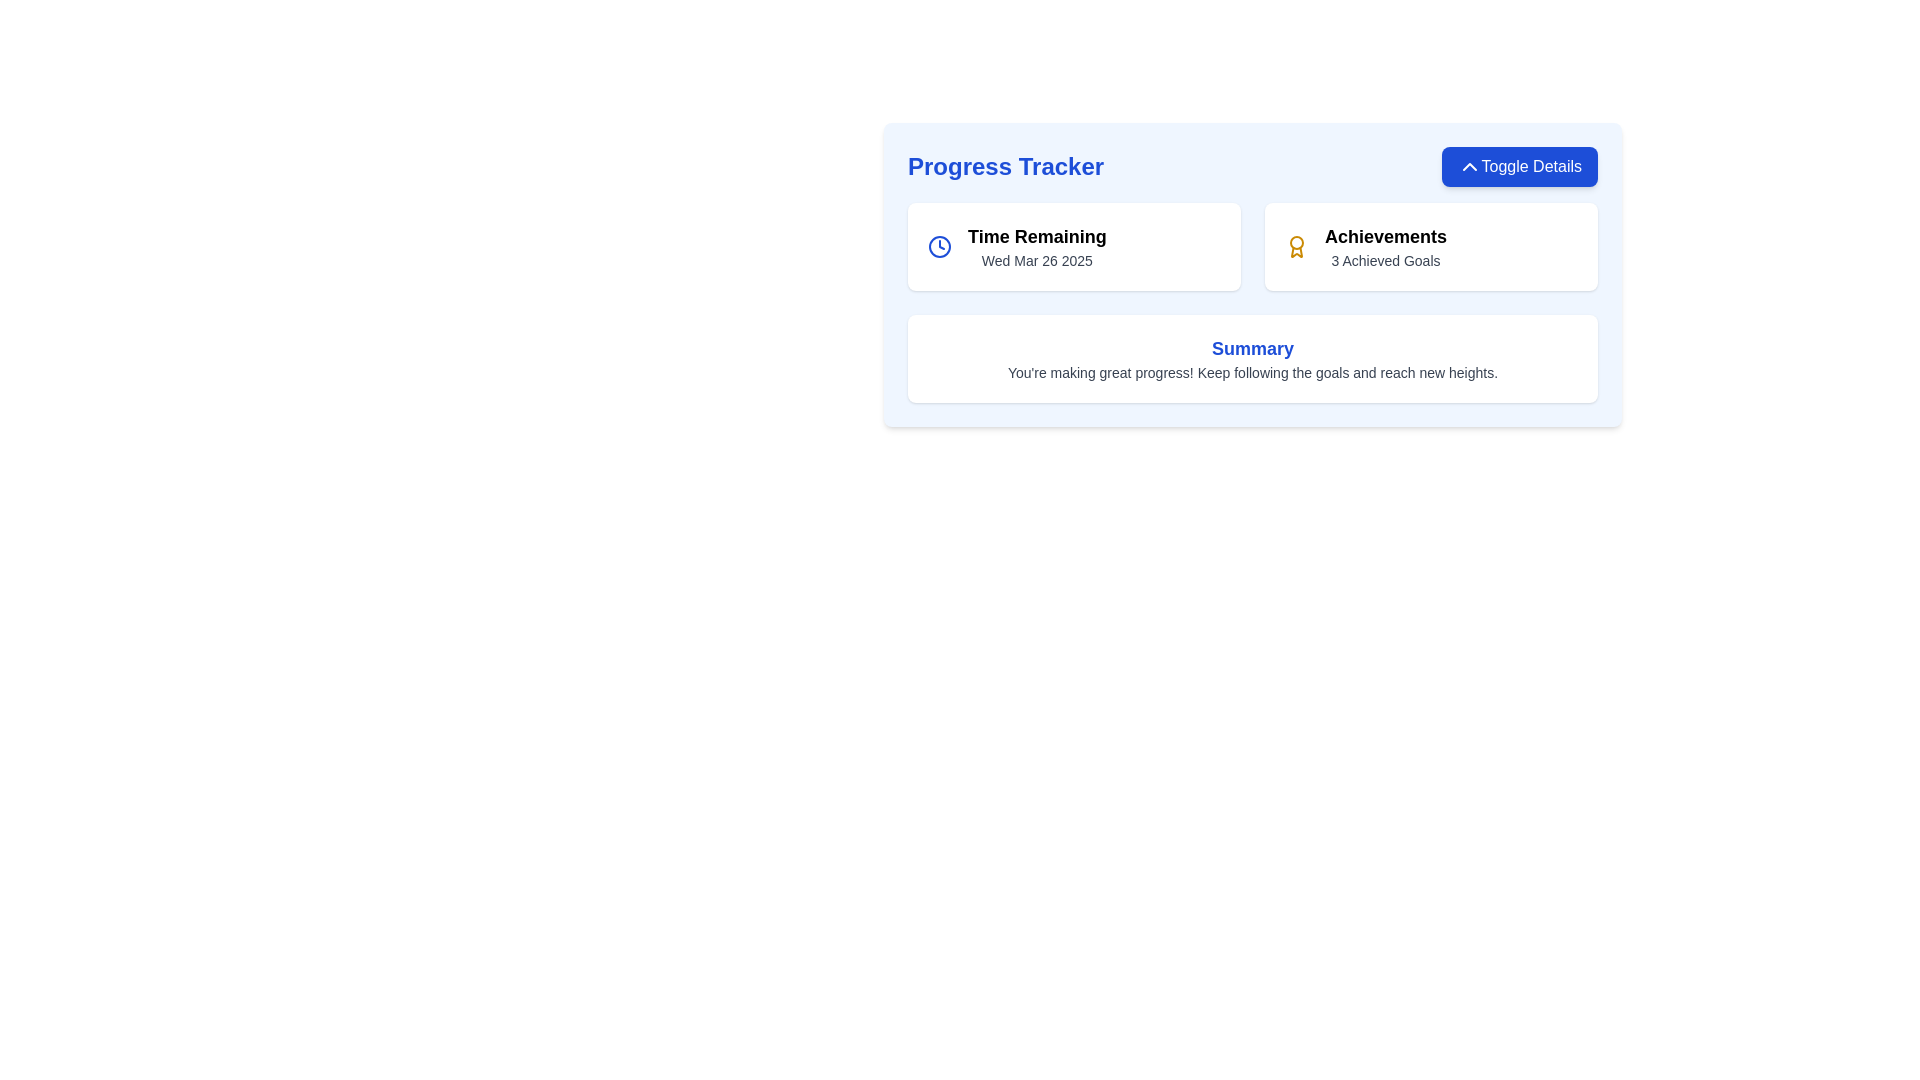 This screenshot has width=1920, height=1080. I want to click on the 'Achievements' text label, which serves as a header for the Achievements section, located in the top-right section of the interface, so click(1385, 235).